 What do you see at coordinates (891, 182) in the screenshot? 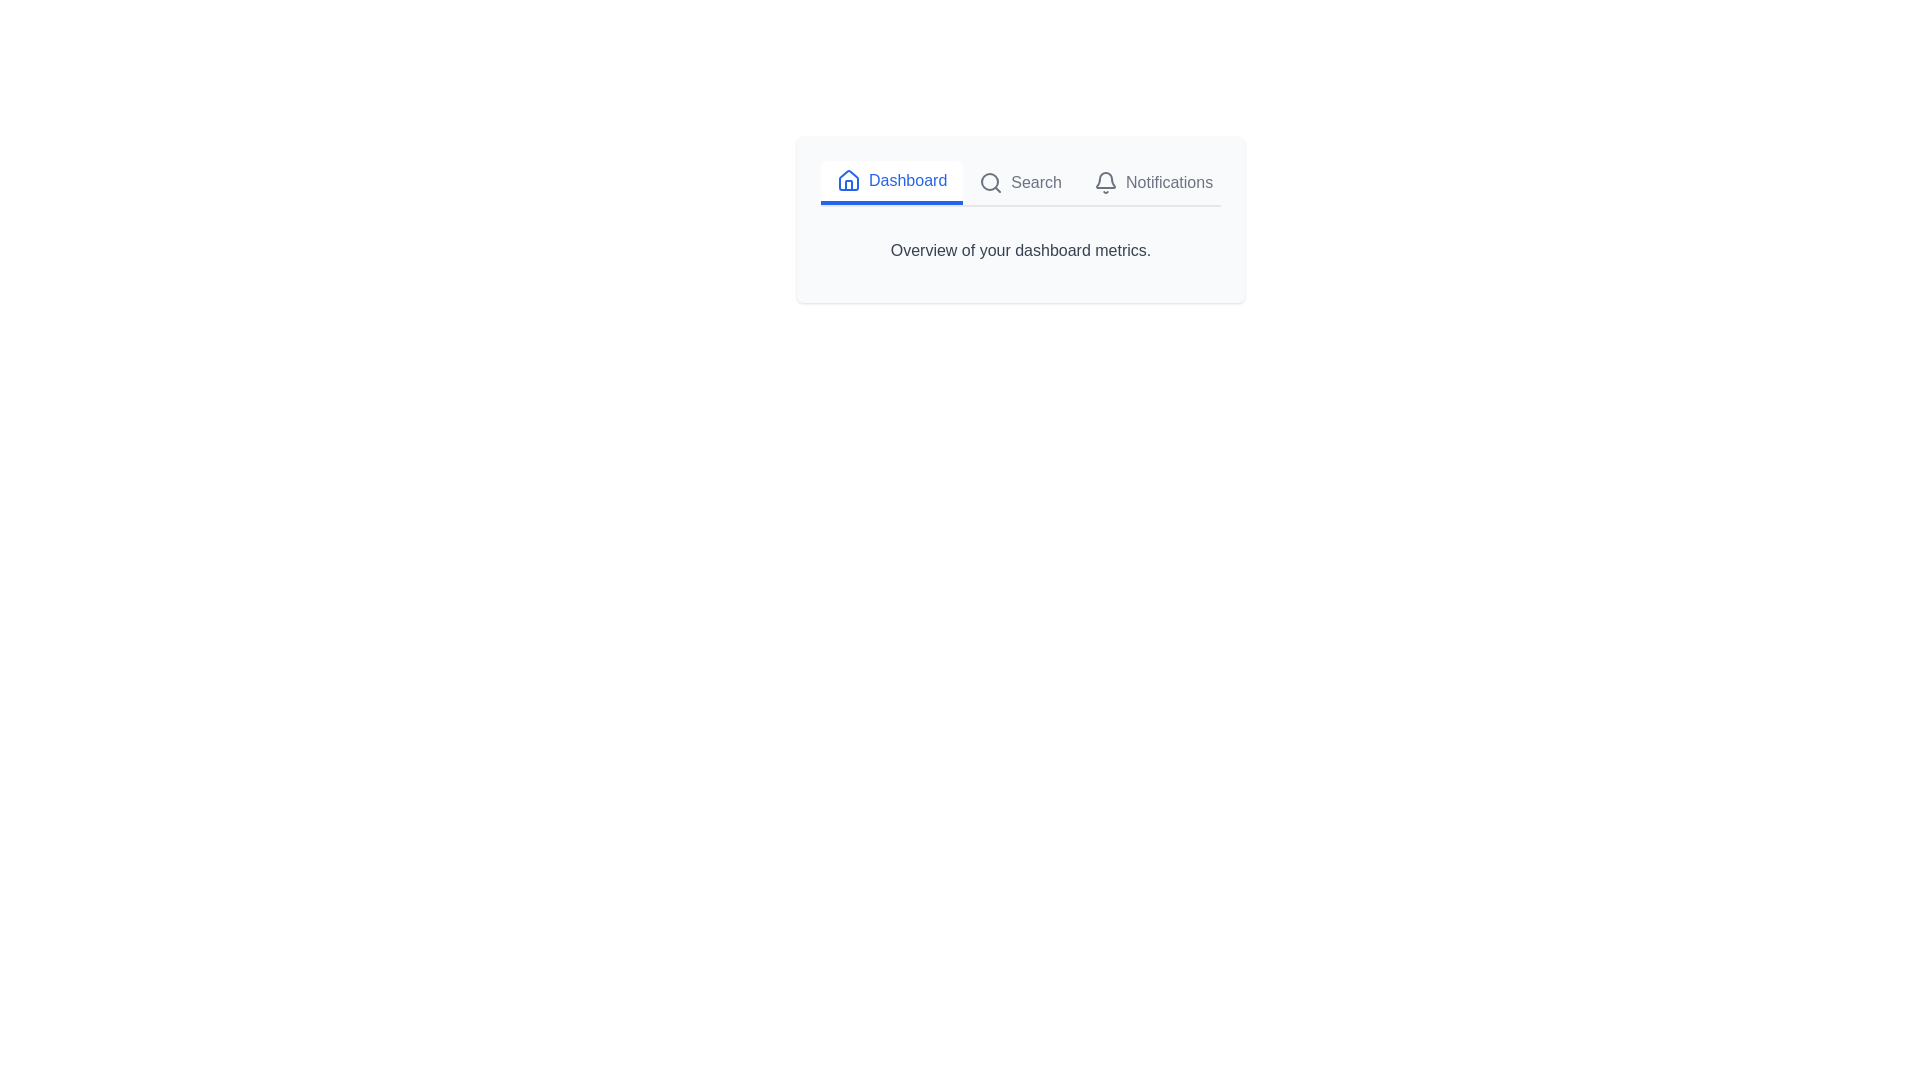
I see `the tab Dashboard to observe the hover effect` at bounding box center [891, 182].